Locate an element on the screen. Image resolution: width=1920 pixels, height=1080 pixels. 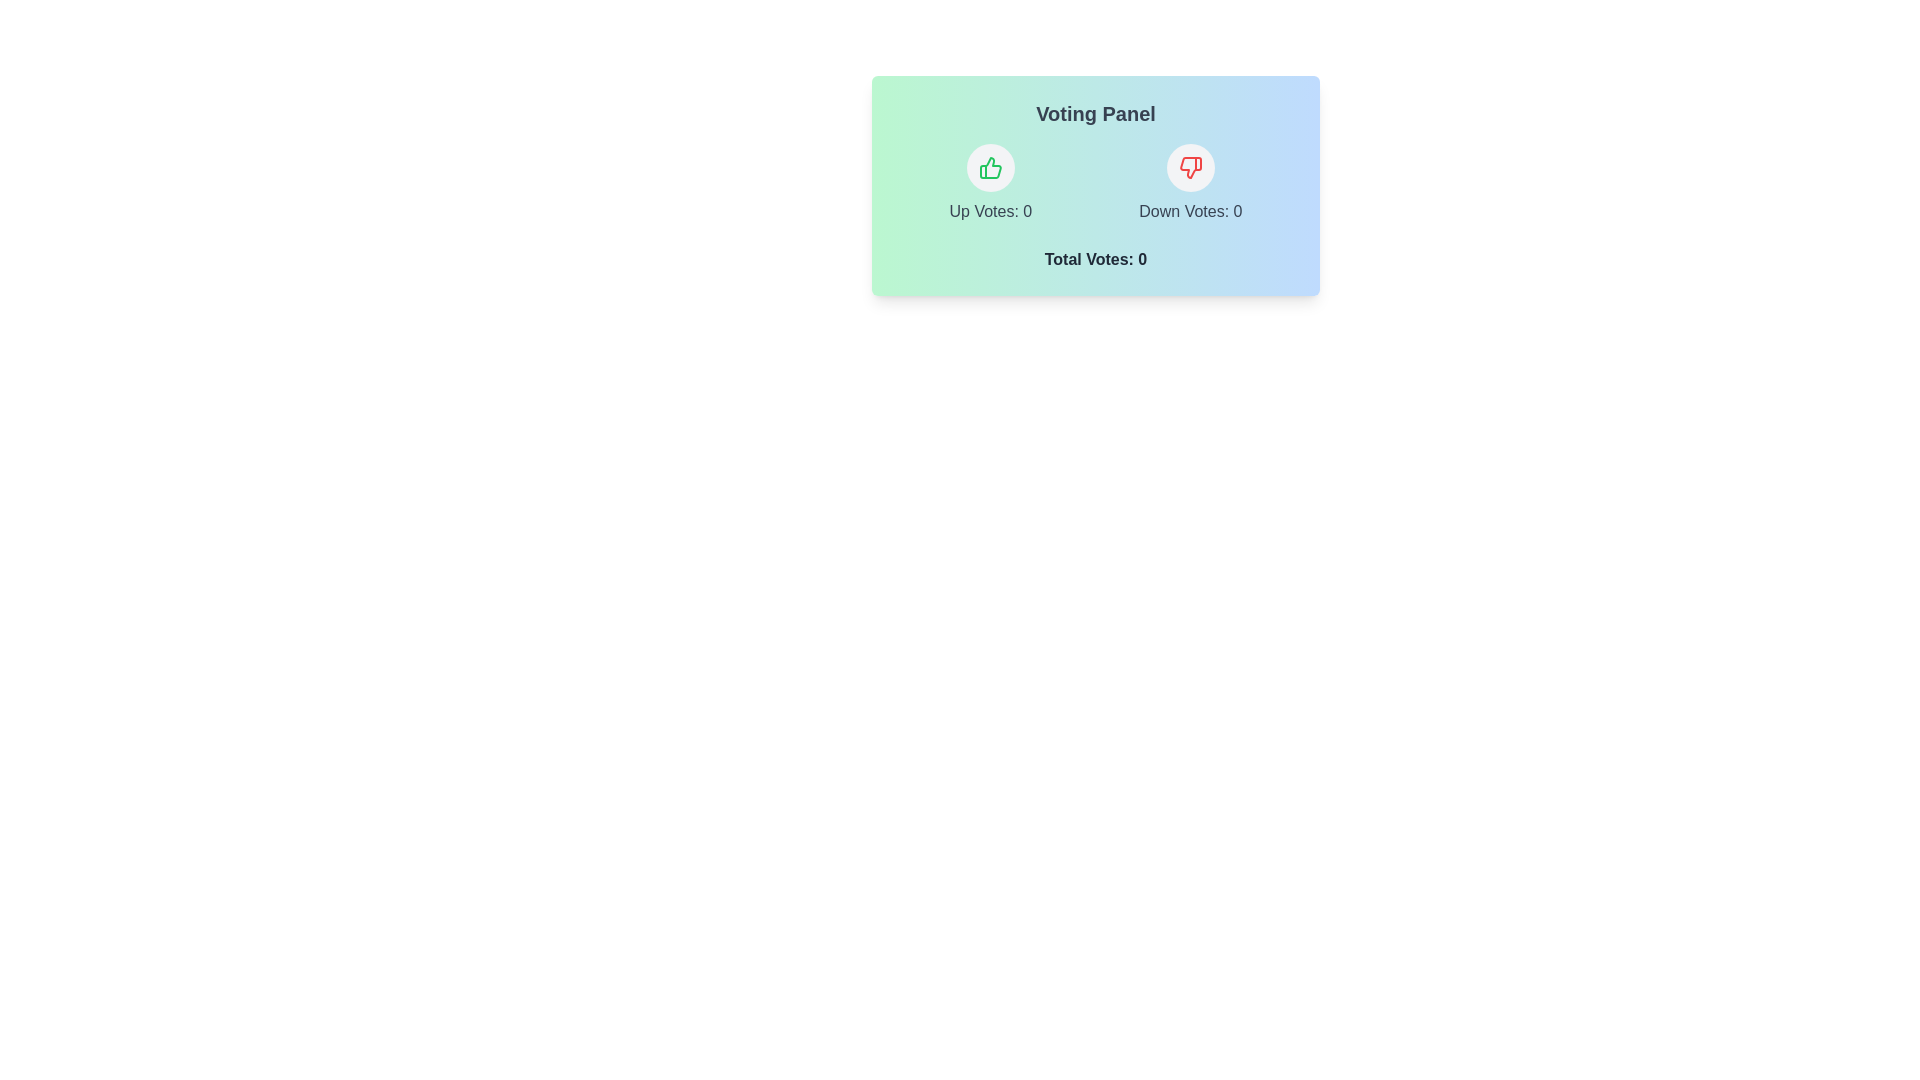
the approval icon button located in the left section of the Voting Panel interface to register an upvote is located at coordinates (990, 167).